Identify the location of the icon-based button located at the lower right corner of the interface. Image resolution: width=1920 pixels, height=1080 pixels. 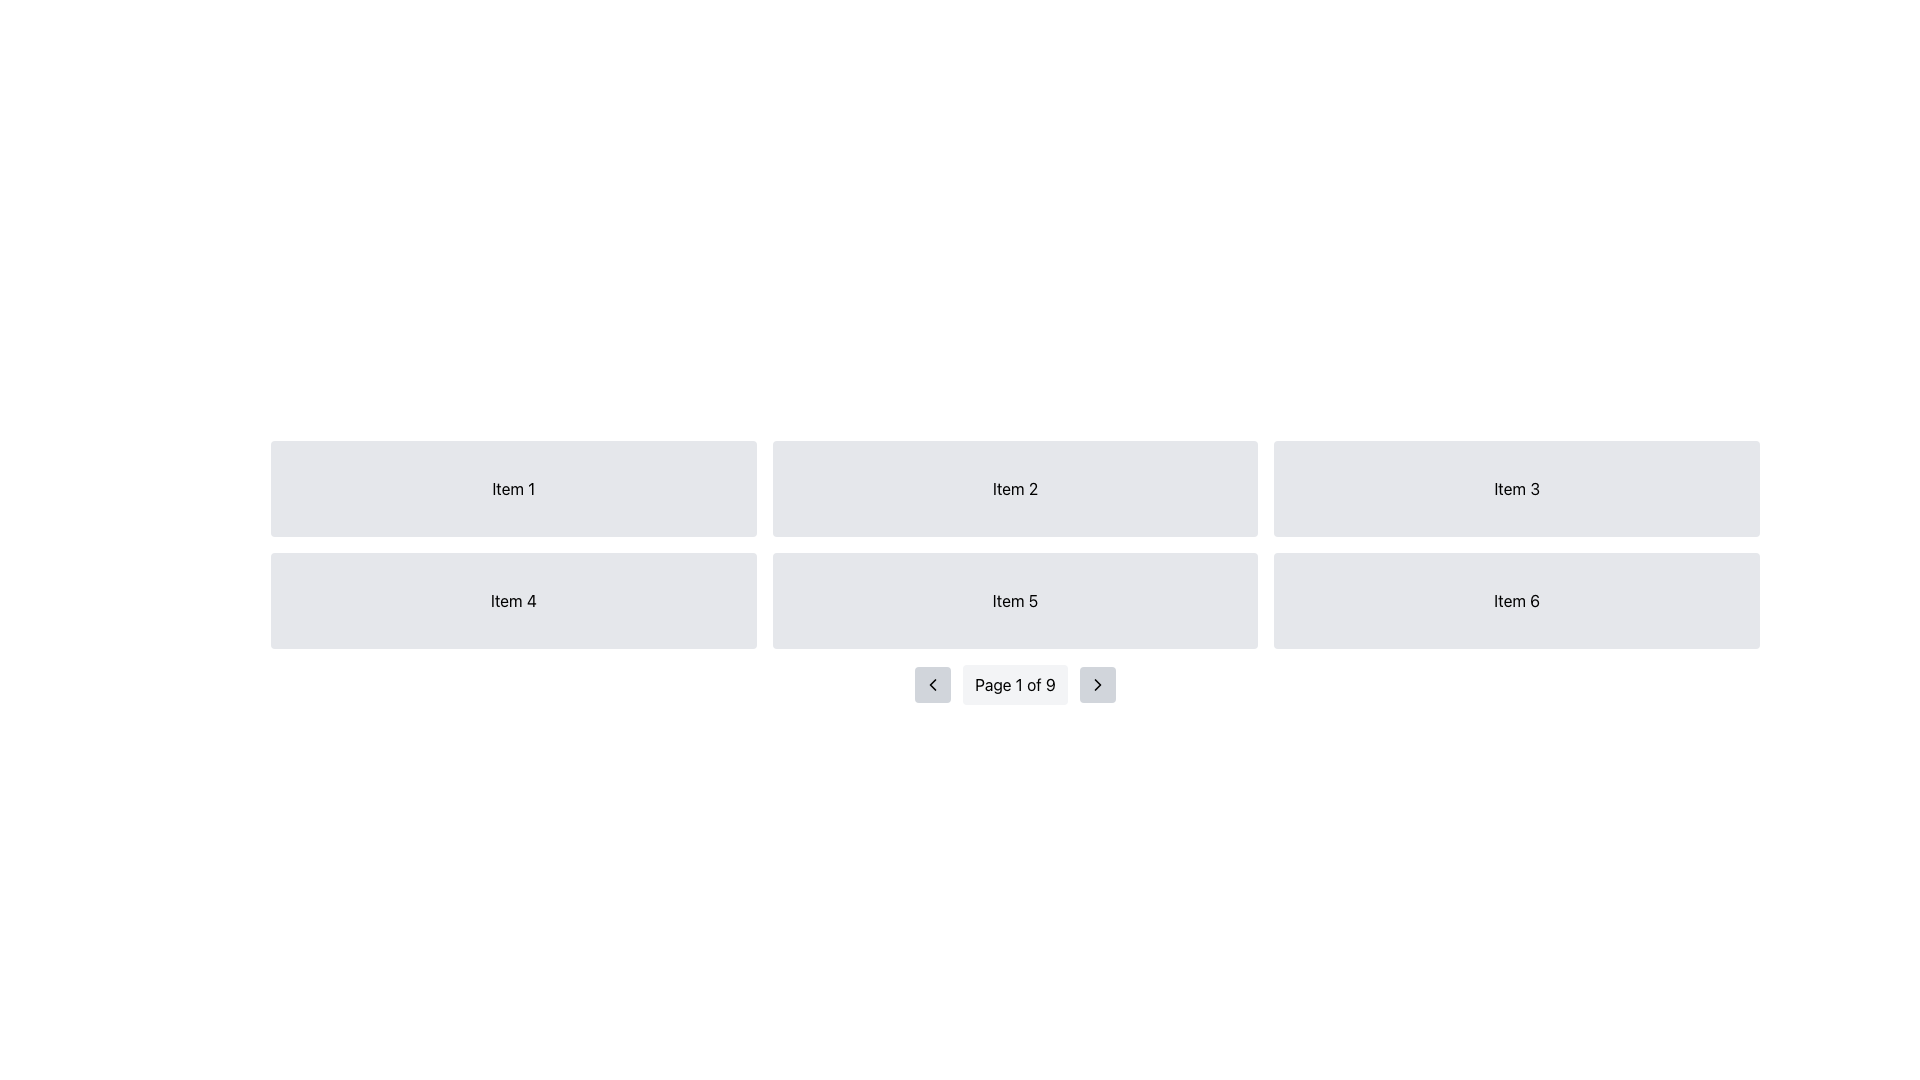
(1096, 684).